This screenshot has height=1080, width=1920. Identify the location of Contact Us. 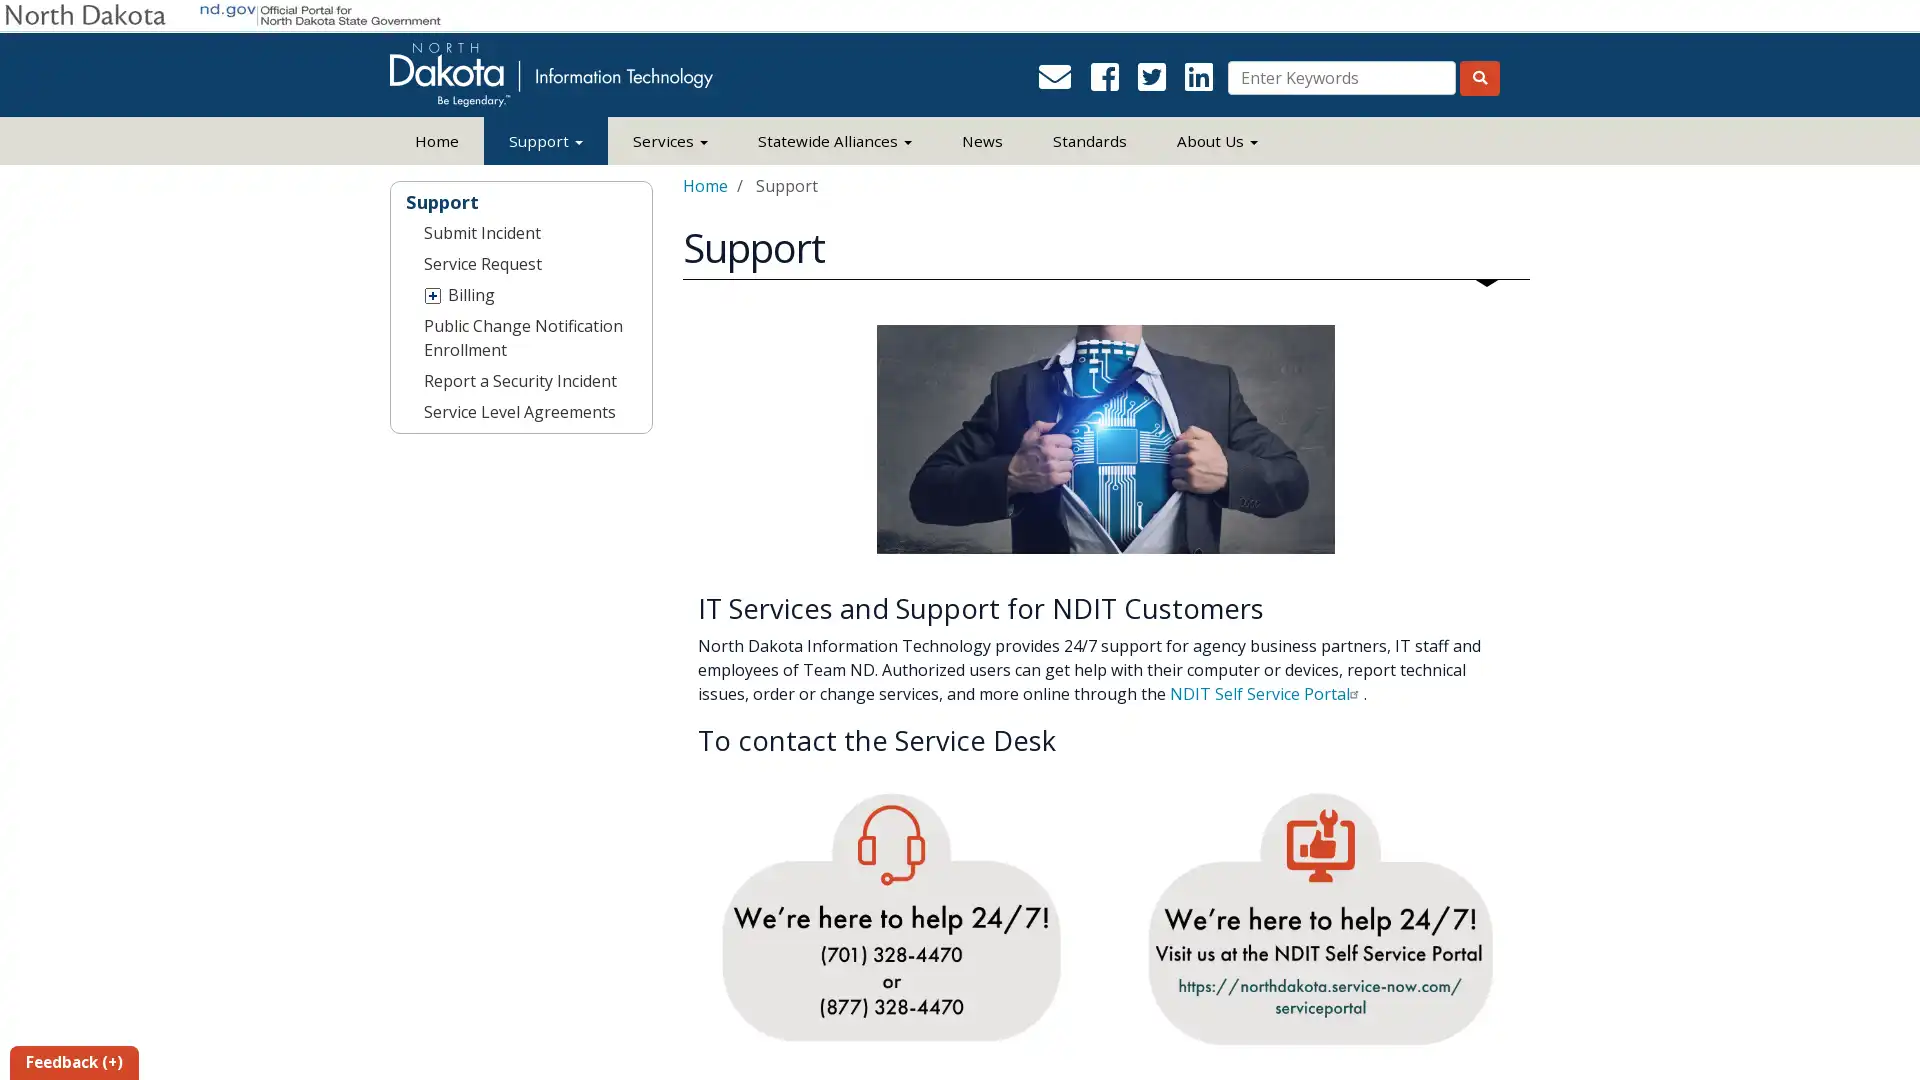
(1060, 82).